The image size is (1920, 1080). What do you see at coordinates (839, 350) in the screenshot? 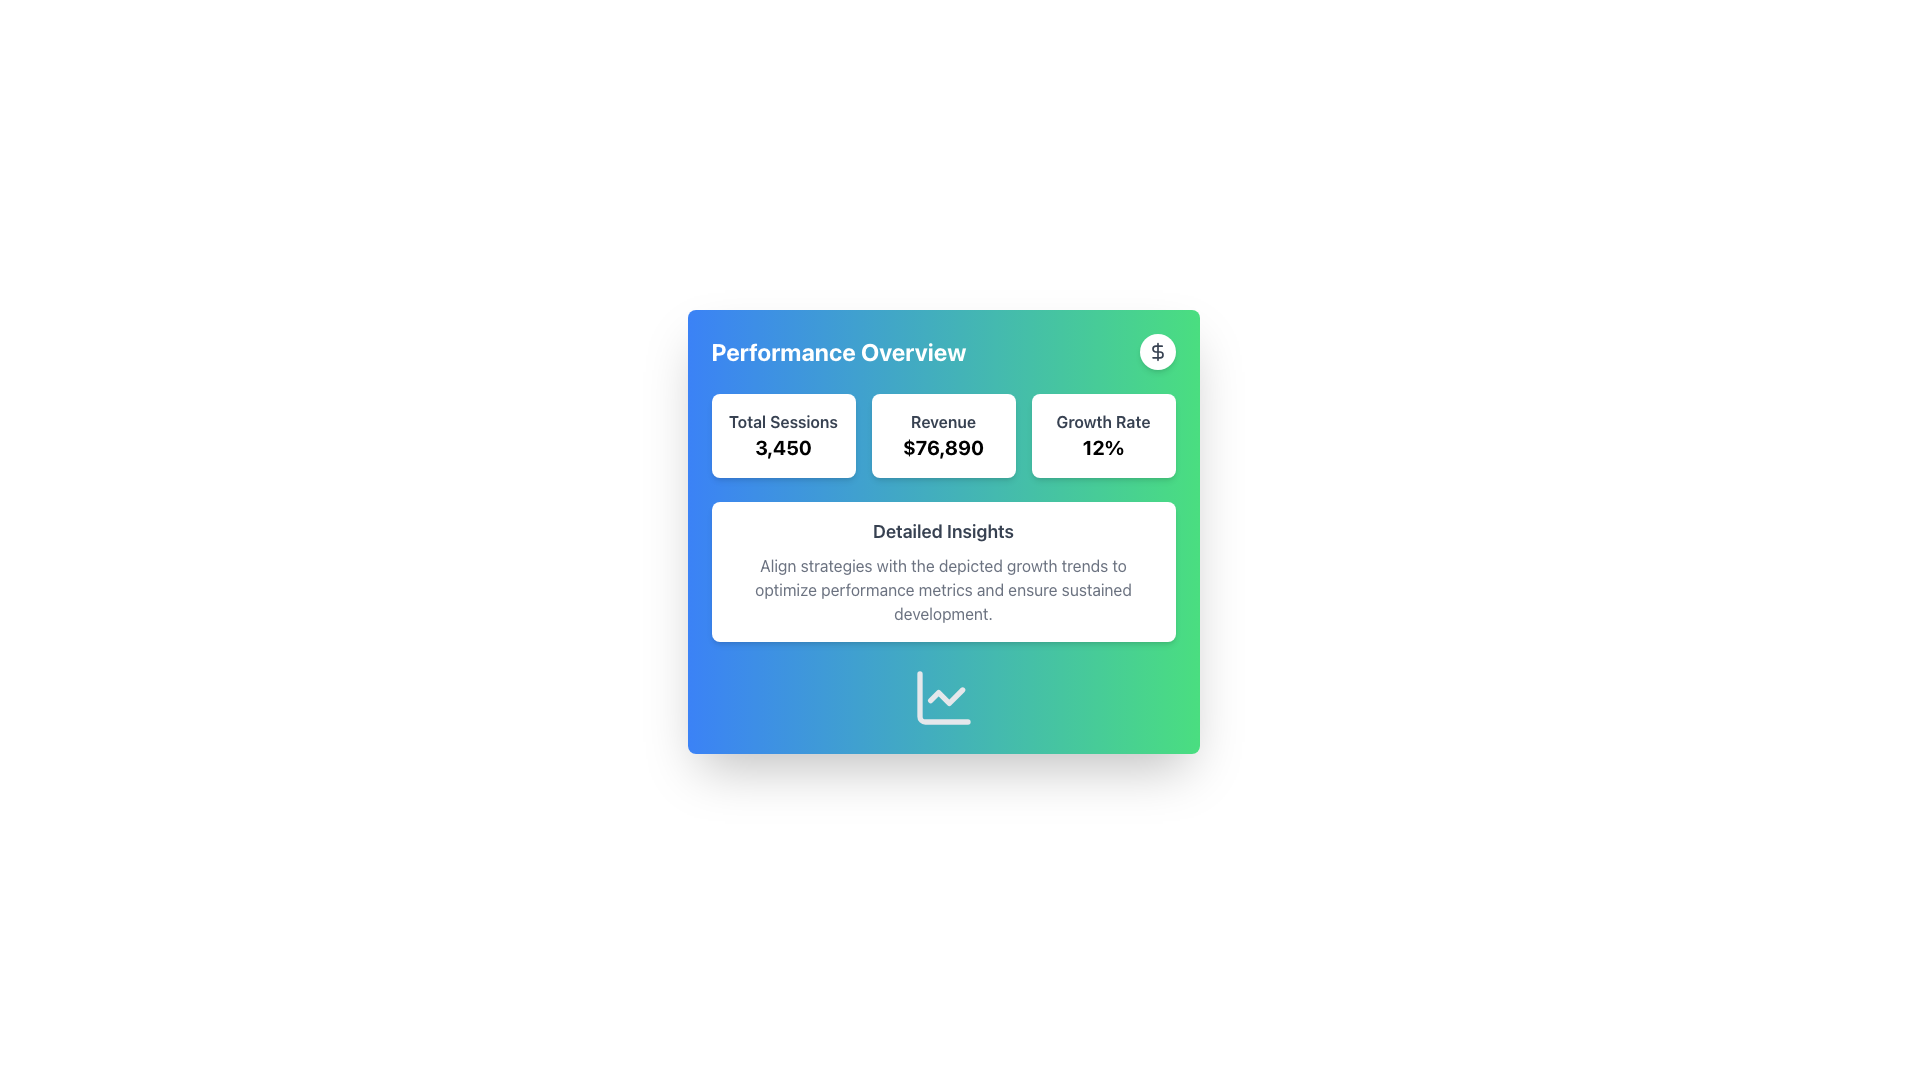
I see `the text label displaying 'Performance Overview' in bold white text, which is prominently placed on a gradient blue-to-green background at the top-left of the card-like interface` at bounding box center [839, 350].